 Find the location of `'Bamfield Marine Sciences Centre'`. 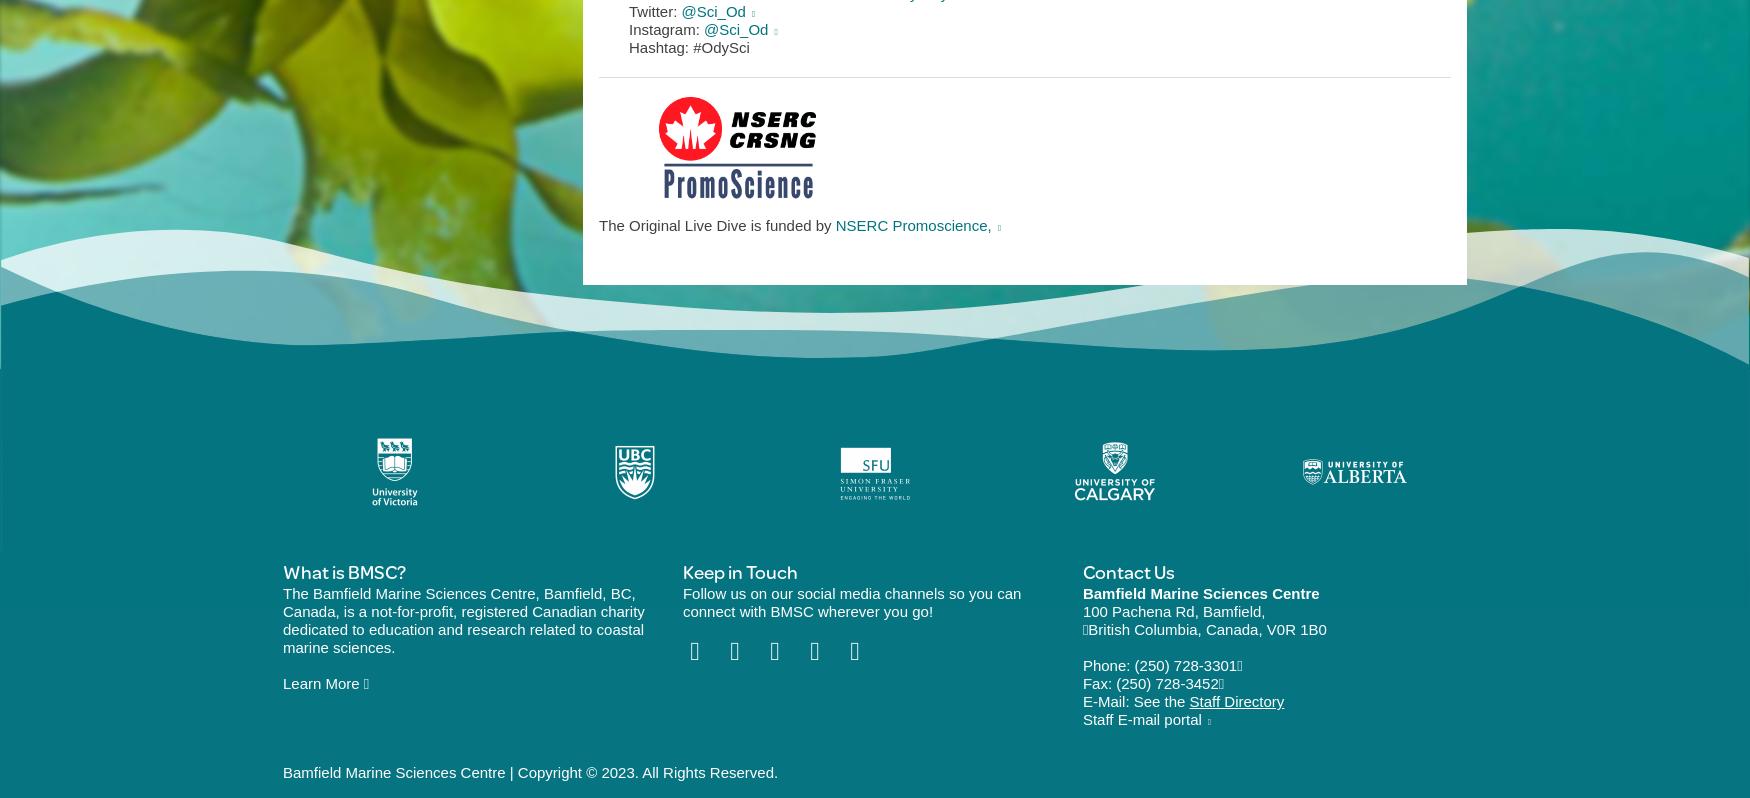

'Bamfield Marine Sciences Centre' is located at coordinates (1200, 592).